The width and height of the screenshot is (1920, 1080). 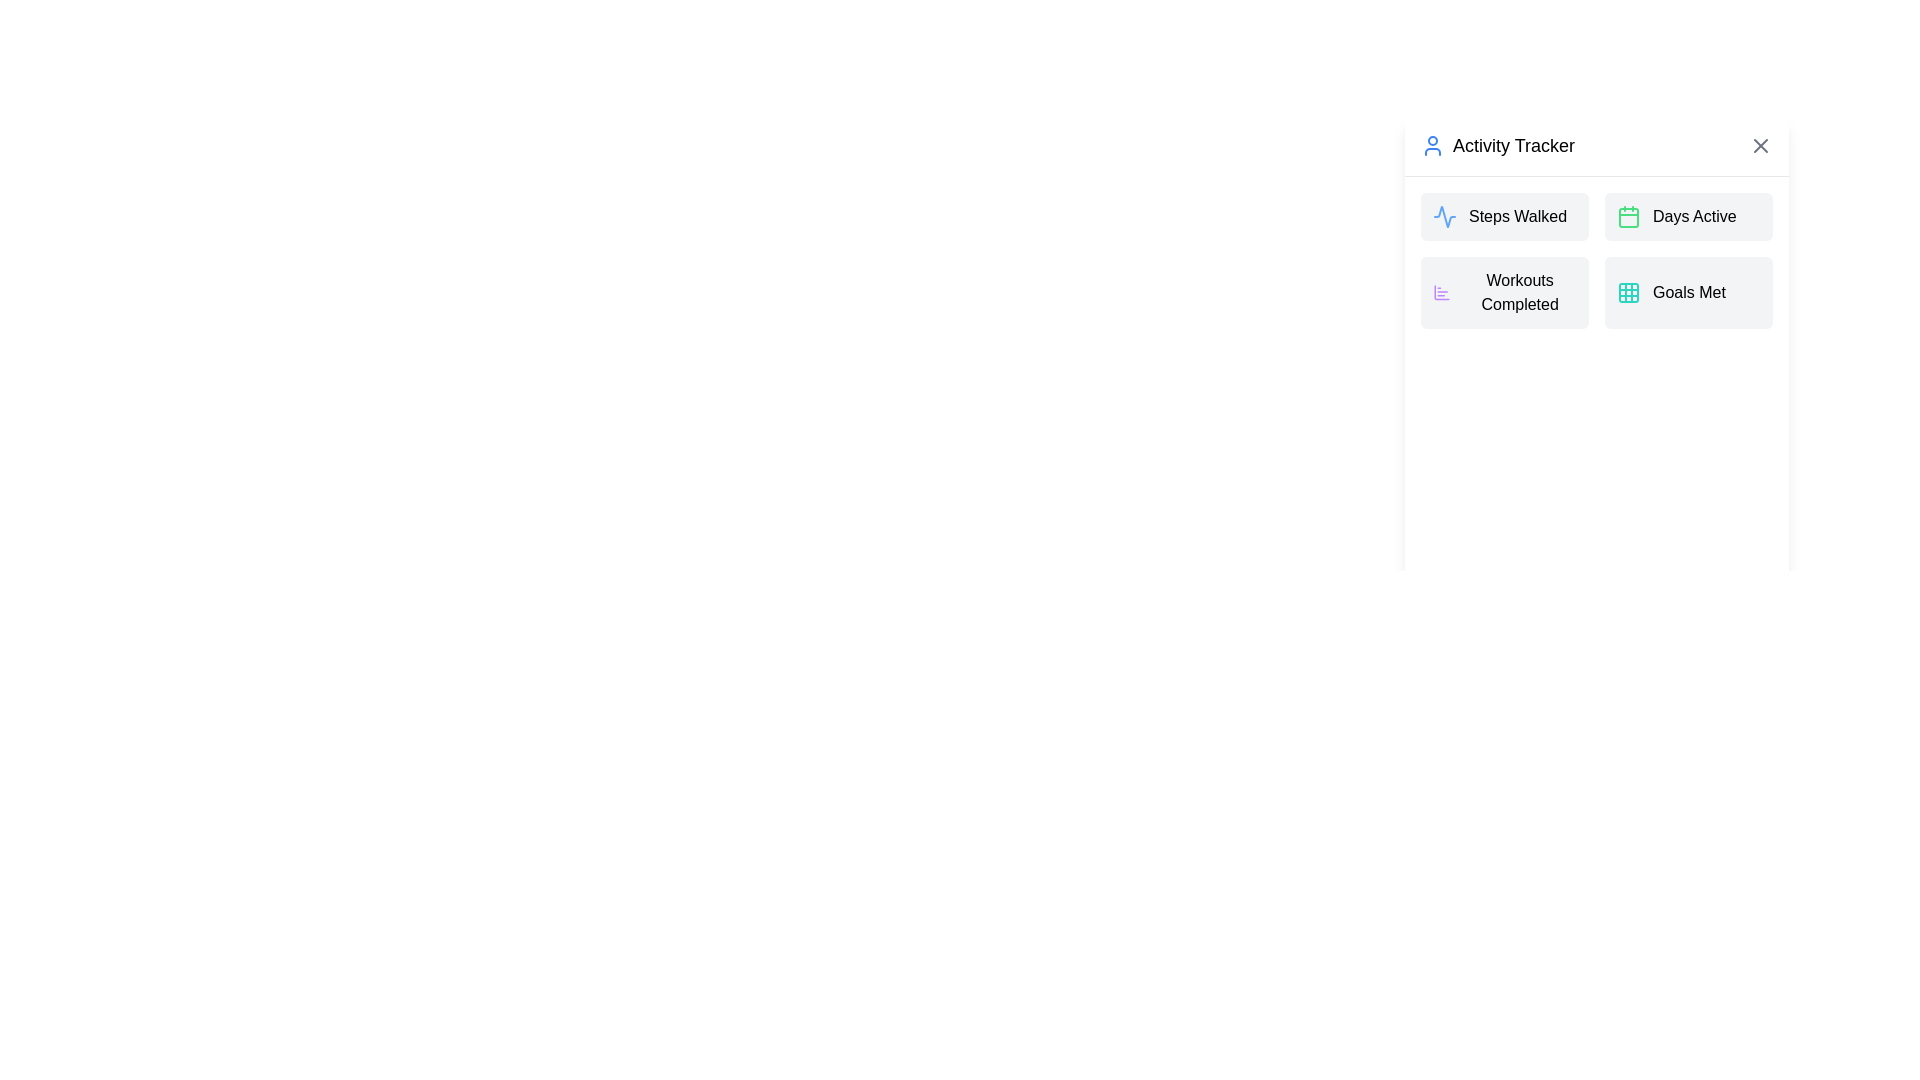 What do you see at coordinates (1432, 145) in the screenshot?
I see `the user profile icon, which is a blue circular icon representing a person, located to the left of the 'Activity Tracker' title text` at bounding box center [1432, 145].